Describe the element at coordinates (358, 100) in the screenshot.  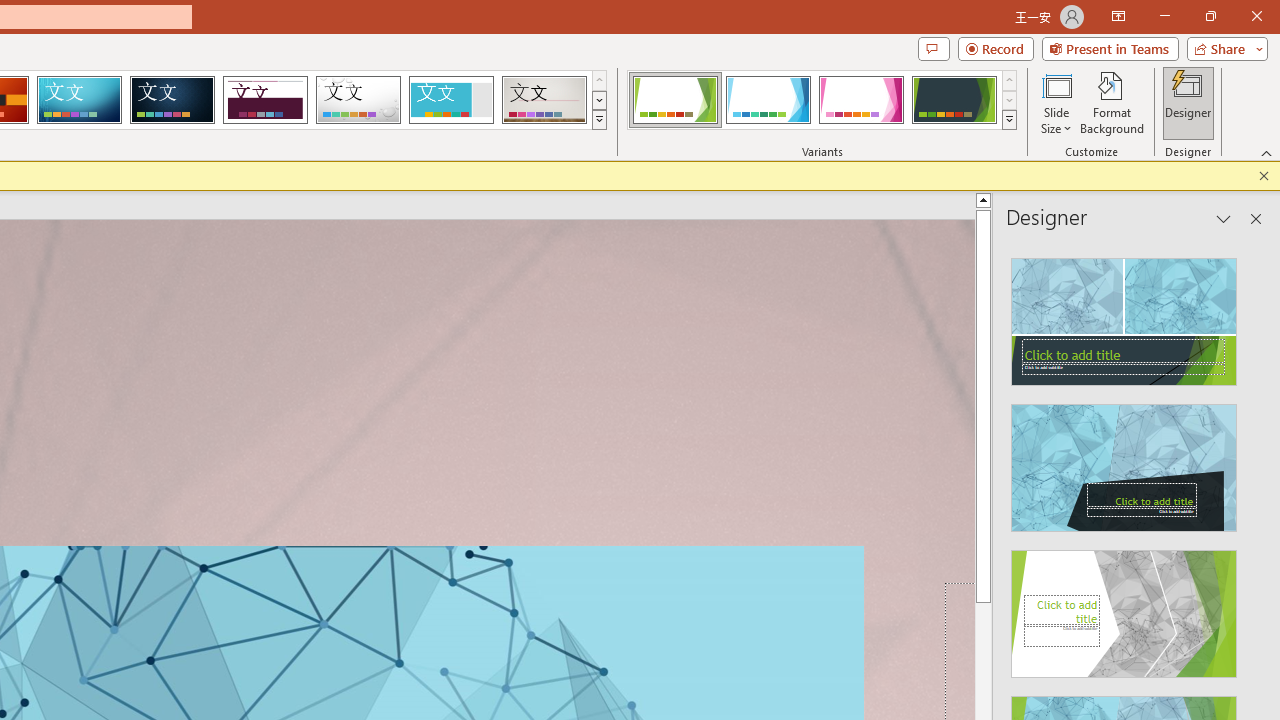
I see `'Droplet'` at that location.